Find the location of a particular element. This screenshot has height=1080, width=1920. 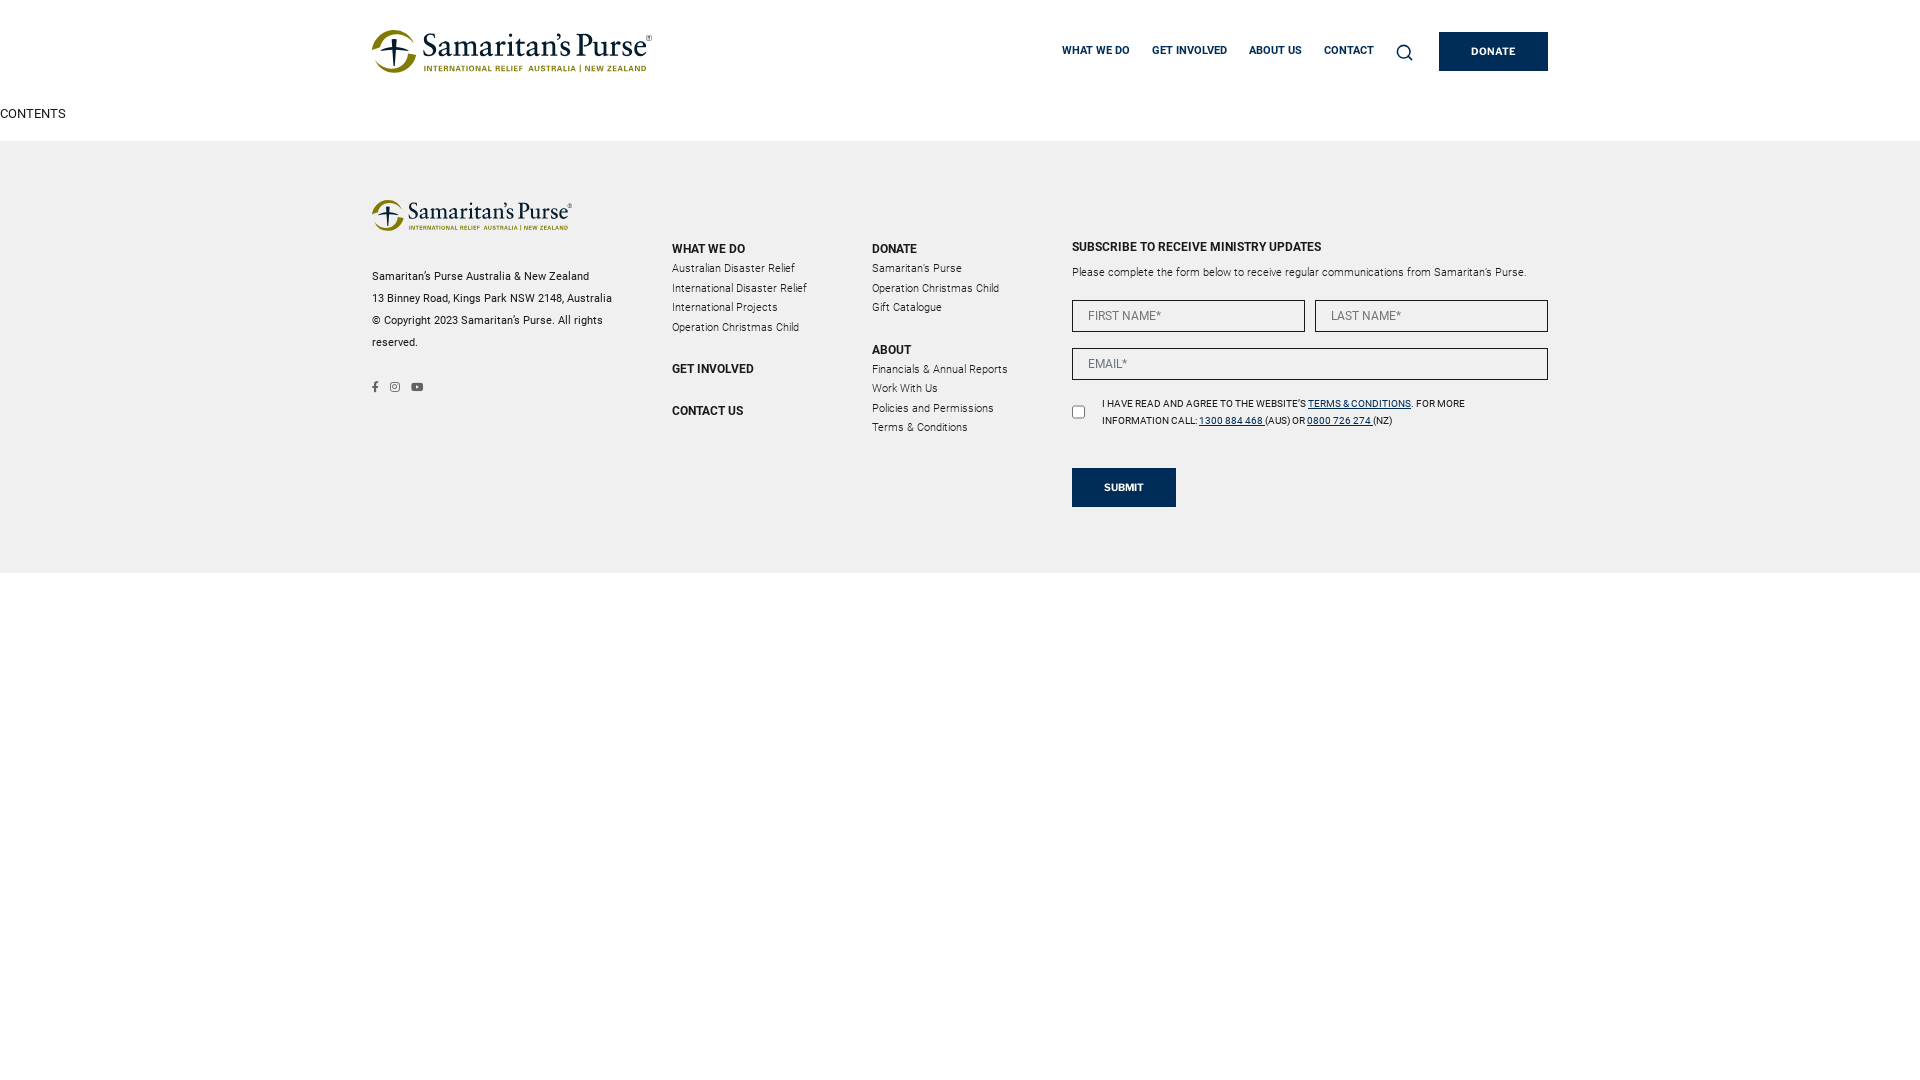

'ABOUT US' is located at coordinates (1247, 50).